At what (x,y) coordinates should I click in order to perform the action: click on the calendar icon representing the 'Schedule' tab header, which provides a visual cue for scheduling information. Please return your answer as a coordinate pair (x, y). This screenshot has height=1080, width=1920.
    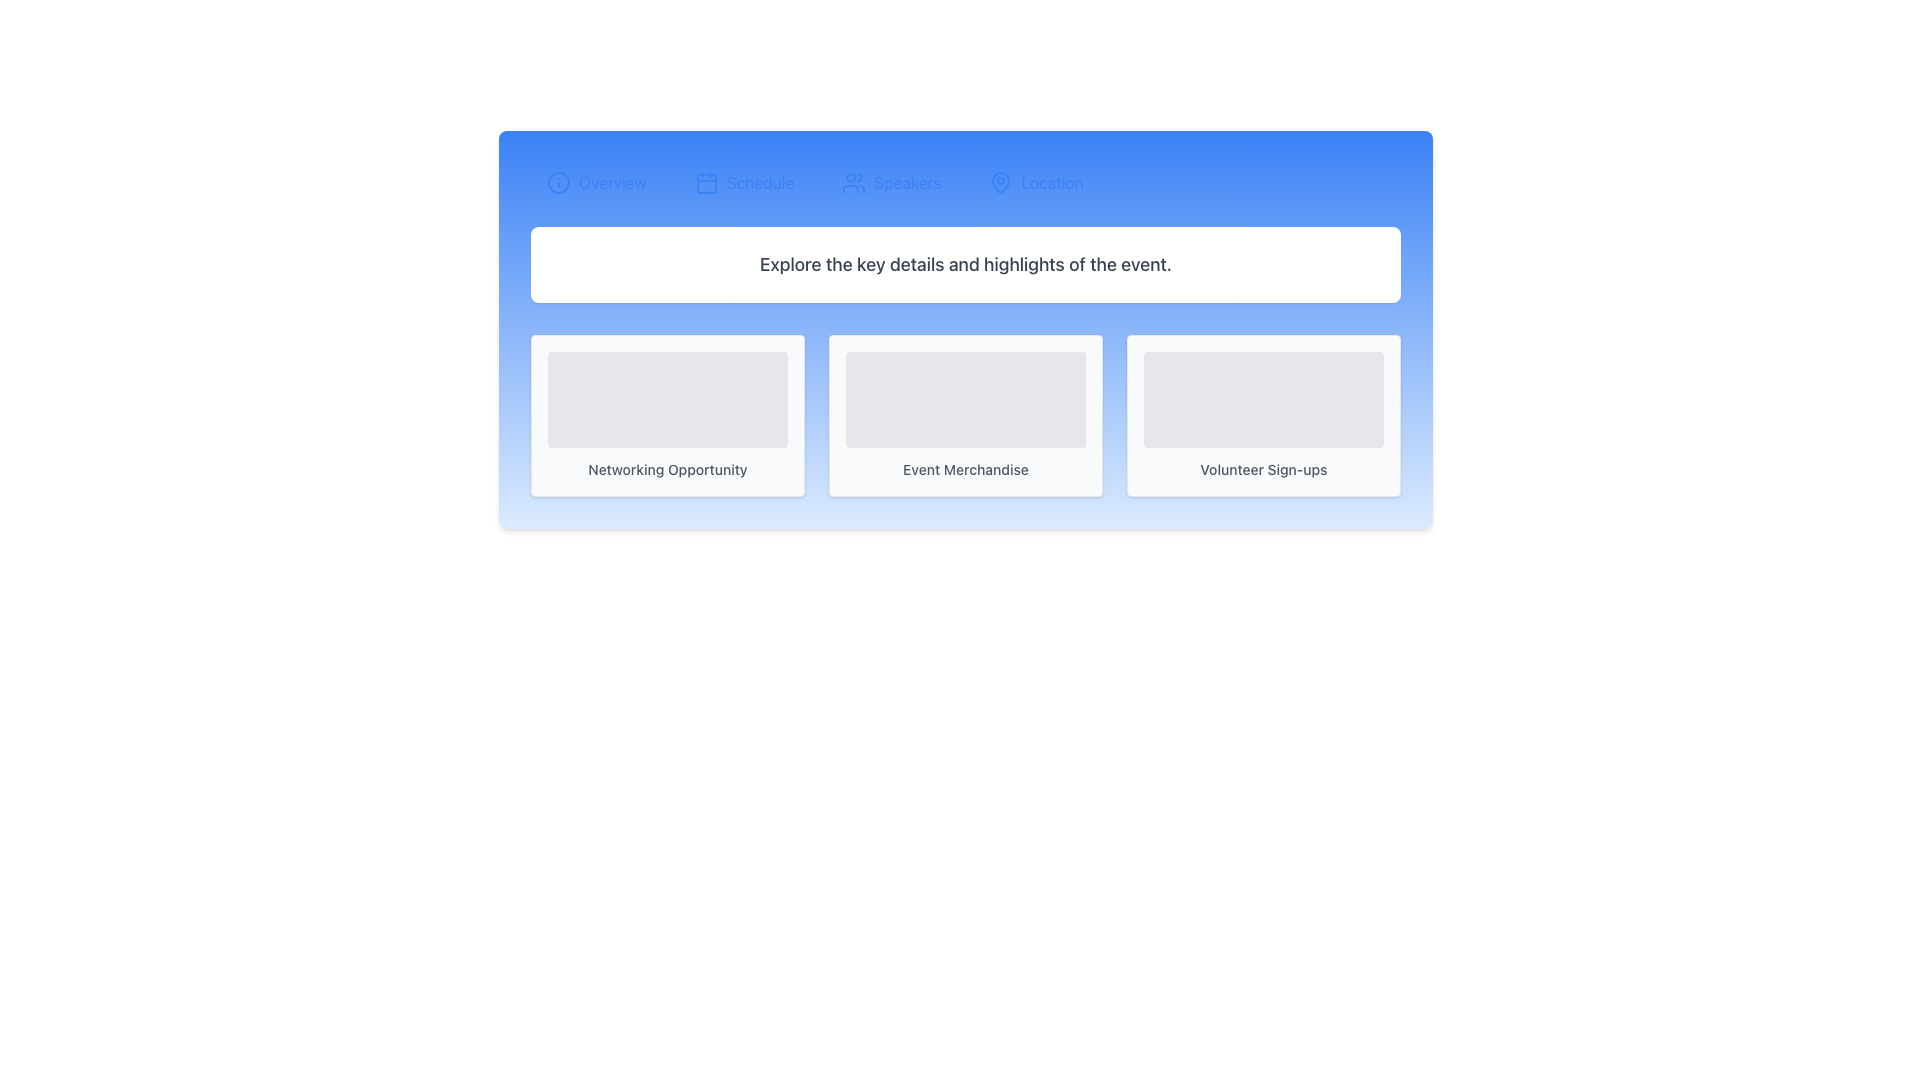
    Looking at the image, I should click on (706, 182).